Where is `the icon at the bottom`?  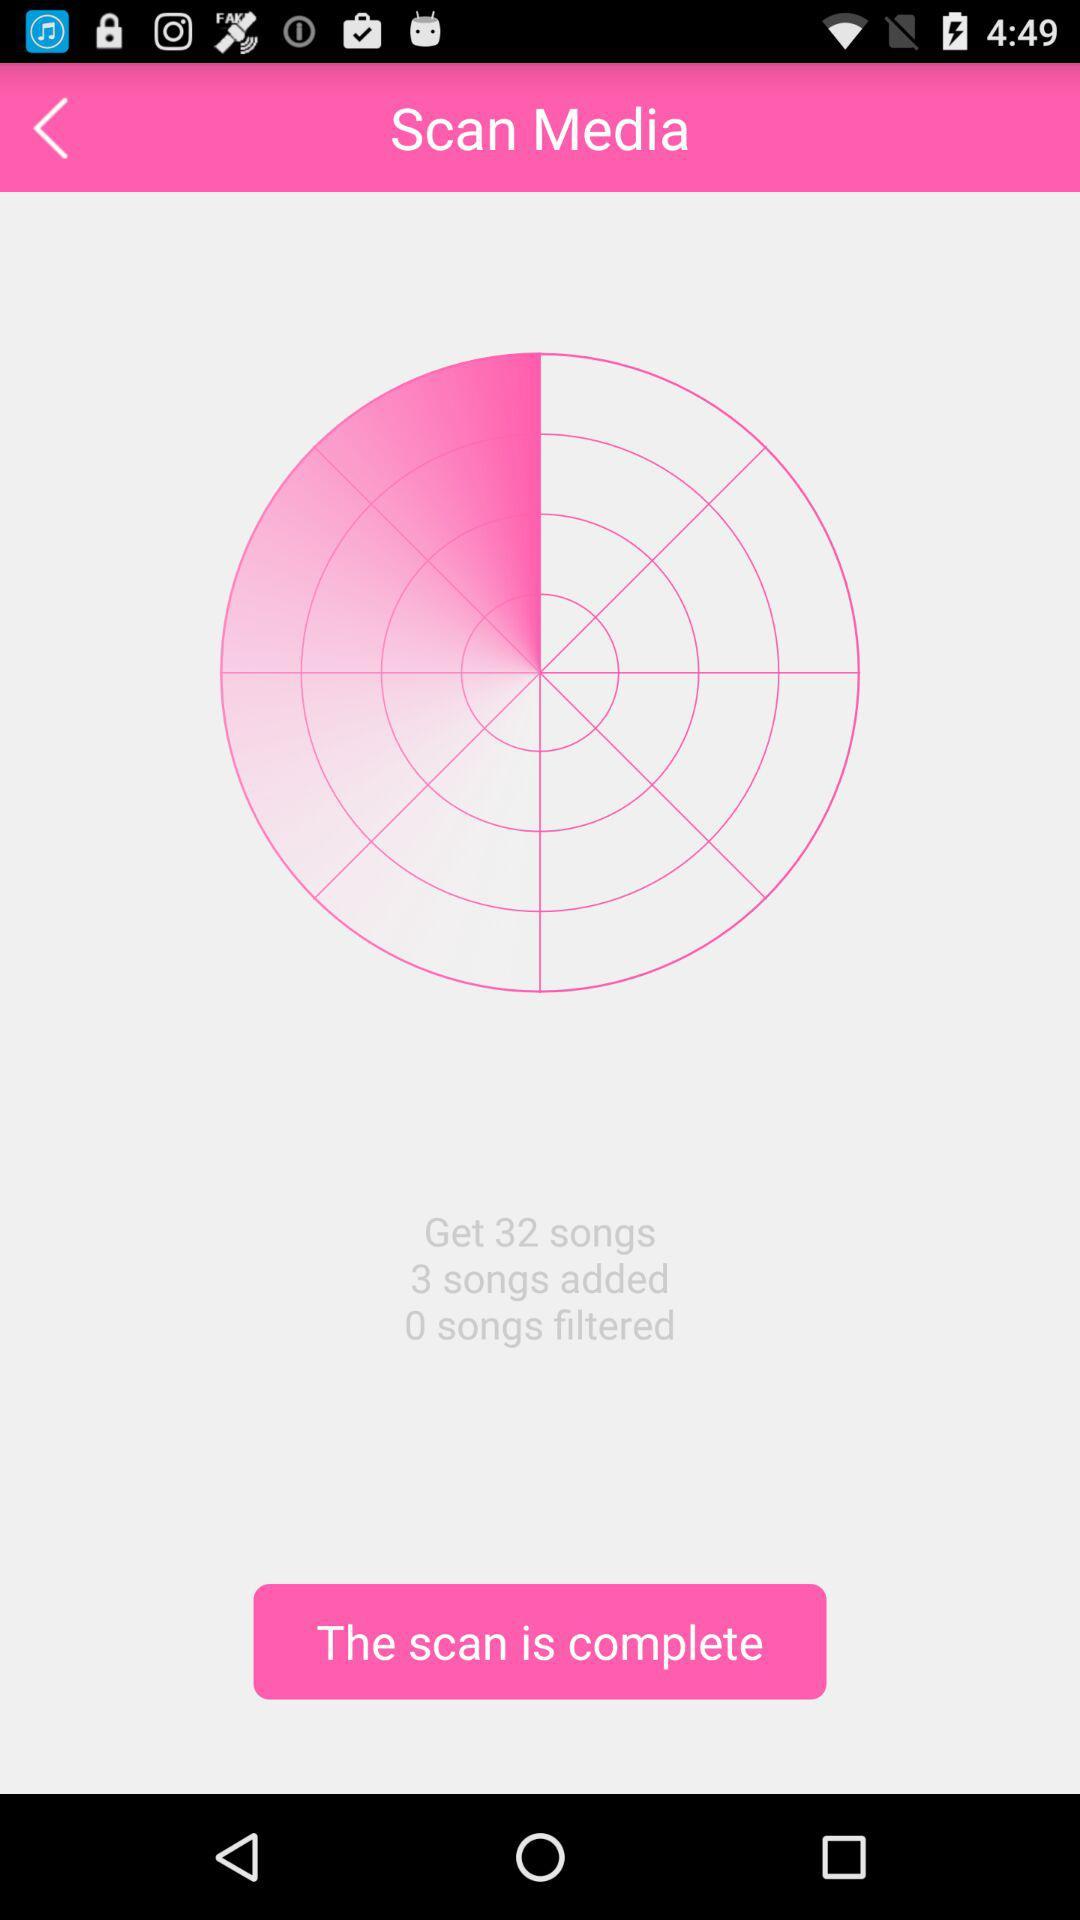 the icon at the bottom is located at coordinates (540, 1641).